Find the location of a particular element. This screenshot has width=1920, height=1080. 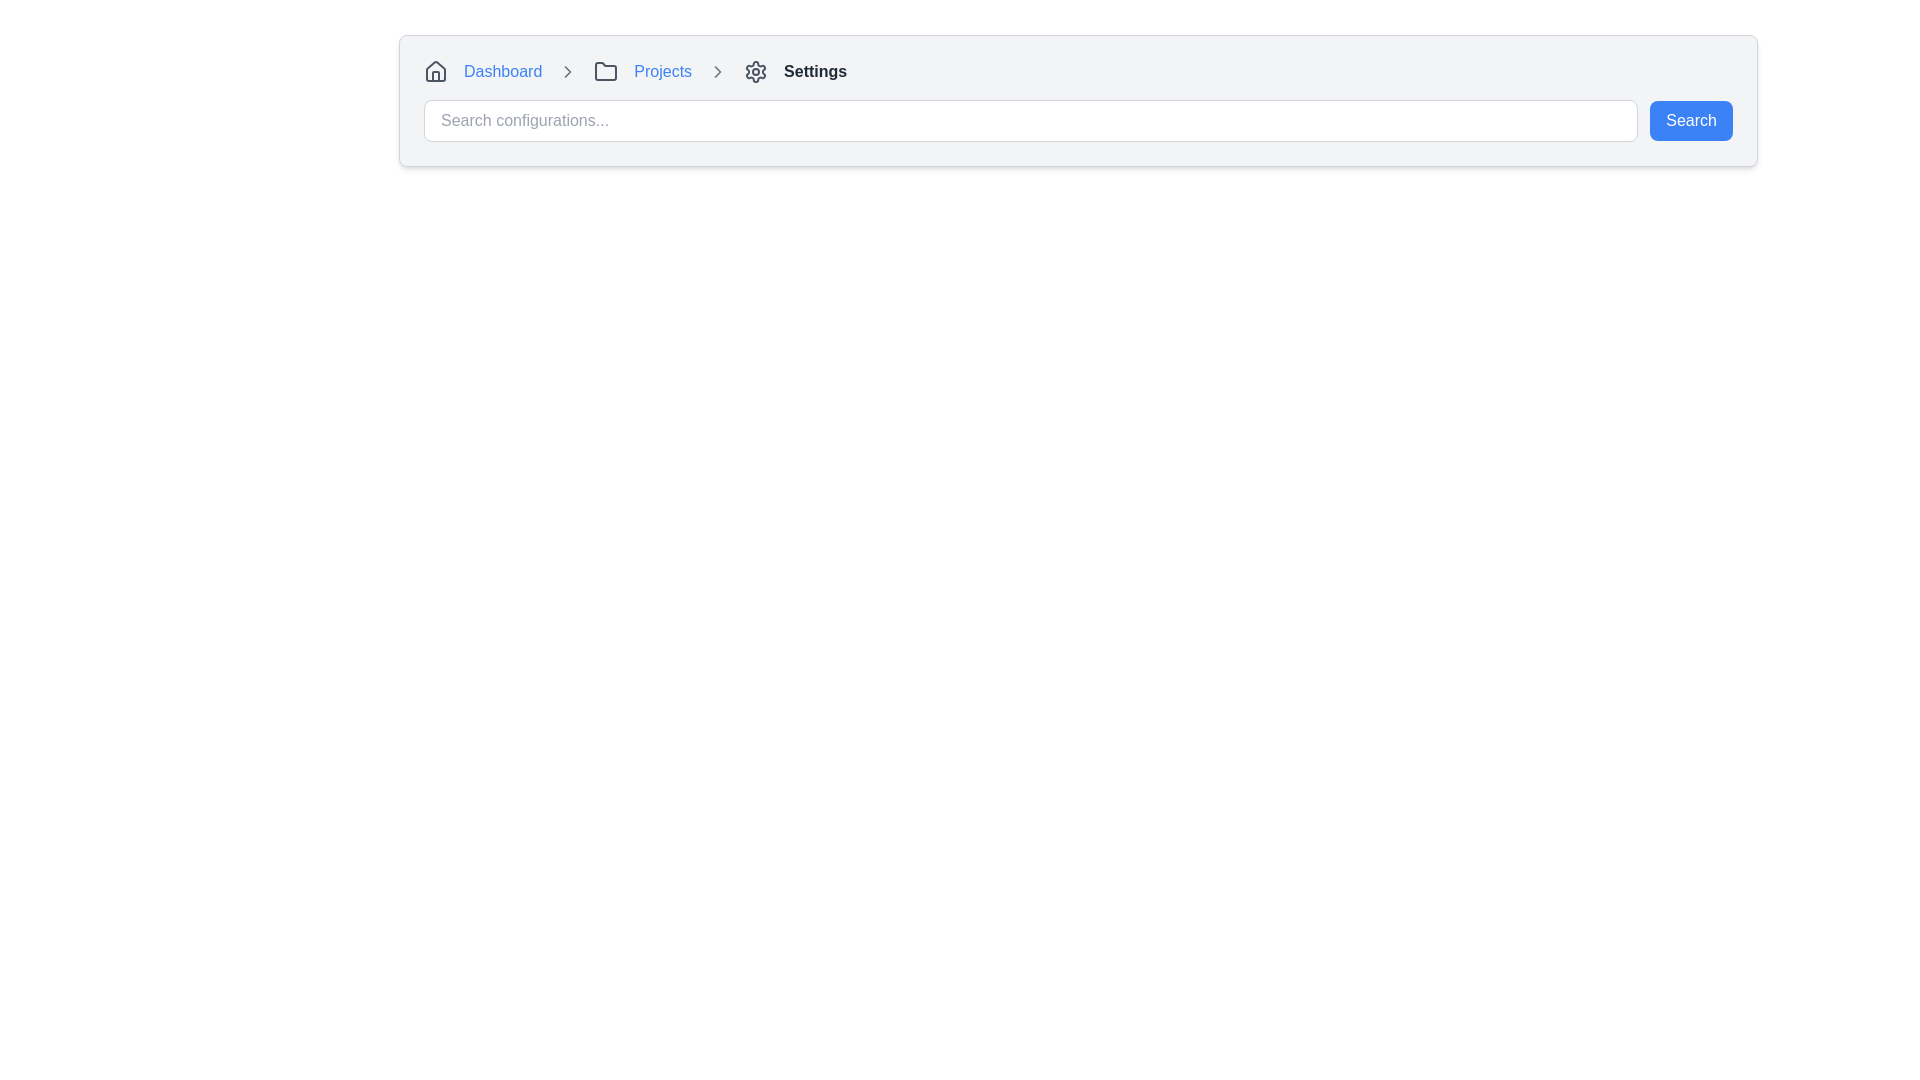

the third textual item in the breadcrumb navigation bar that indicates the current or targeted section related to settings, immediately following the text 'Projects' is located at coordinates (815, 71).